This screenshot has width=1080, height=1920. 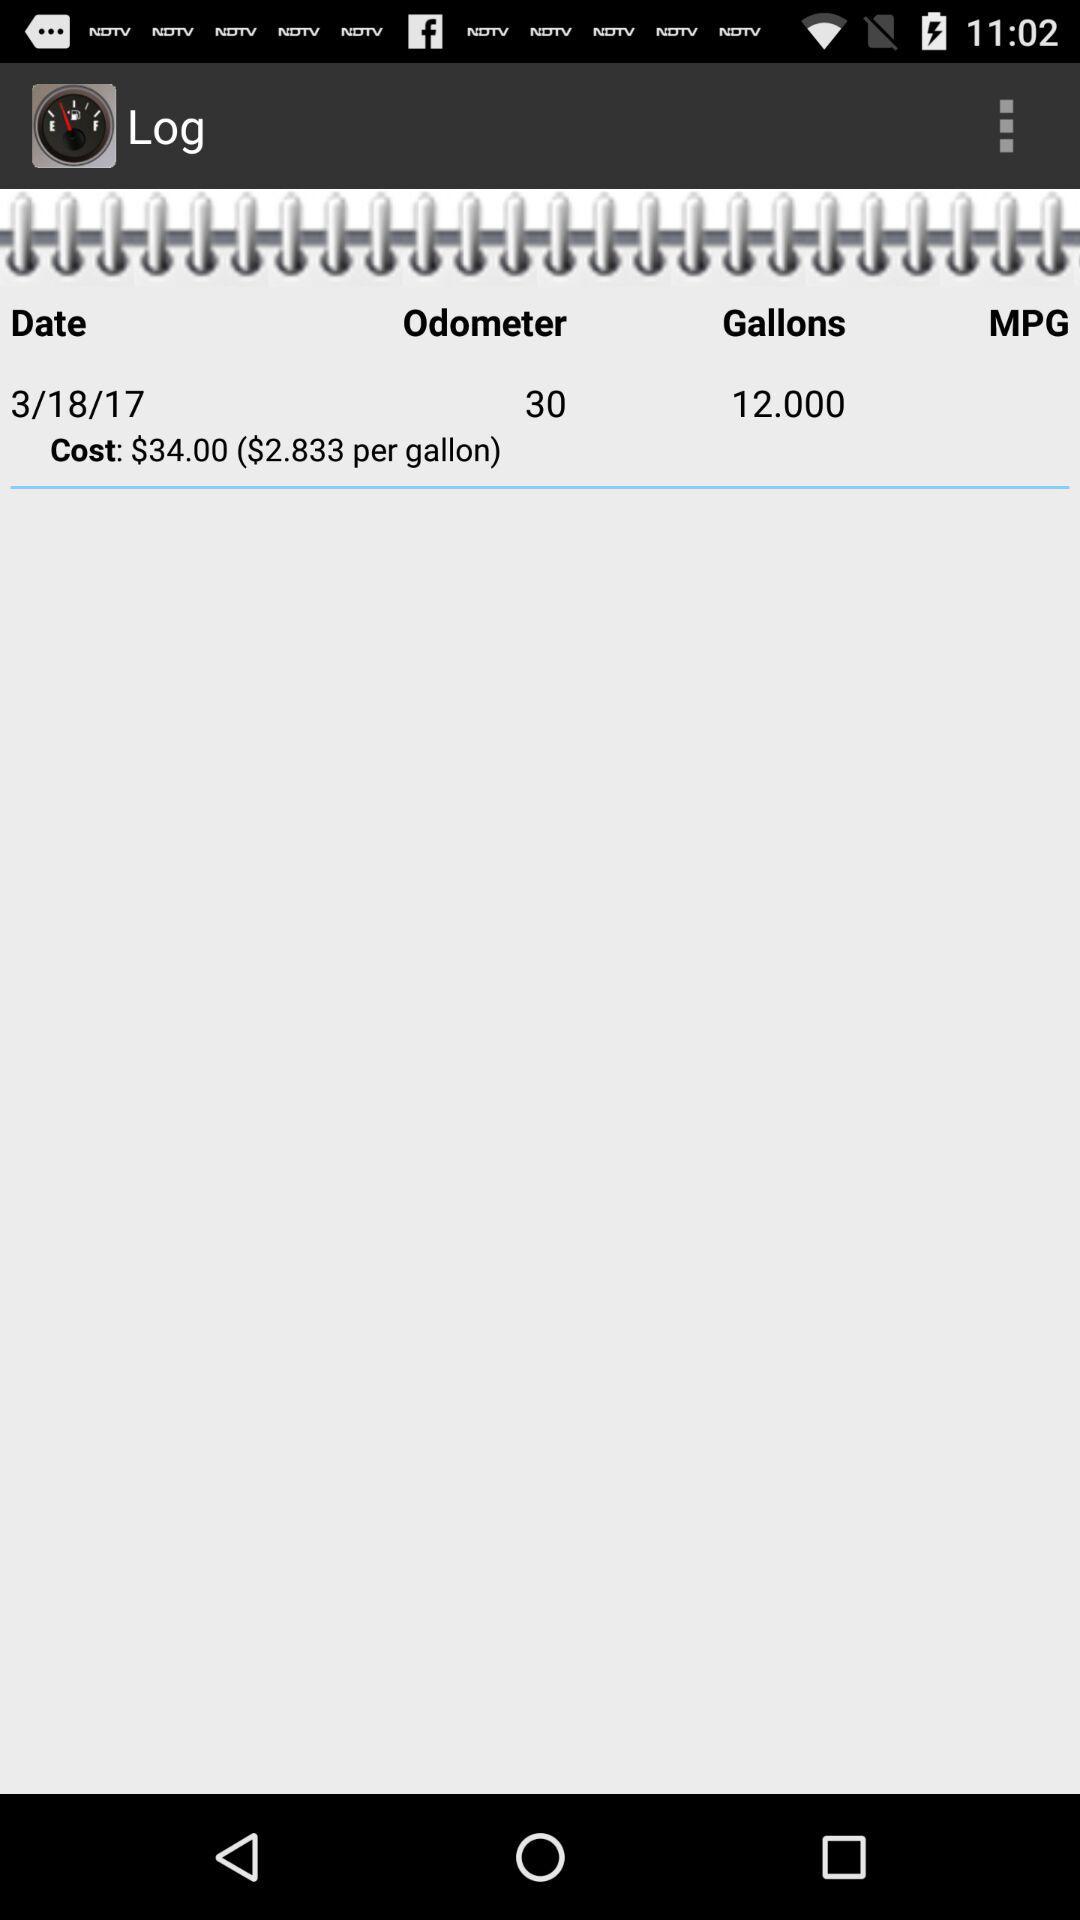 What do you see at coordinates (540, 447) in the screenshot?
I see `the cost 34 00 app` at bounding box center [540, 447].